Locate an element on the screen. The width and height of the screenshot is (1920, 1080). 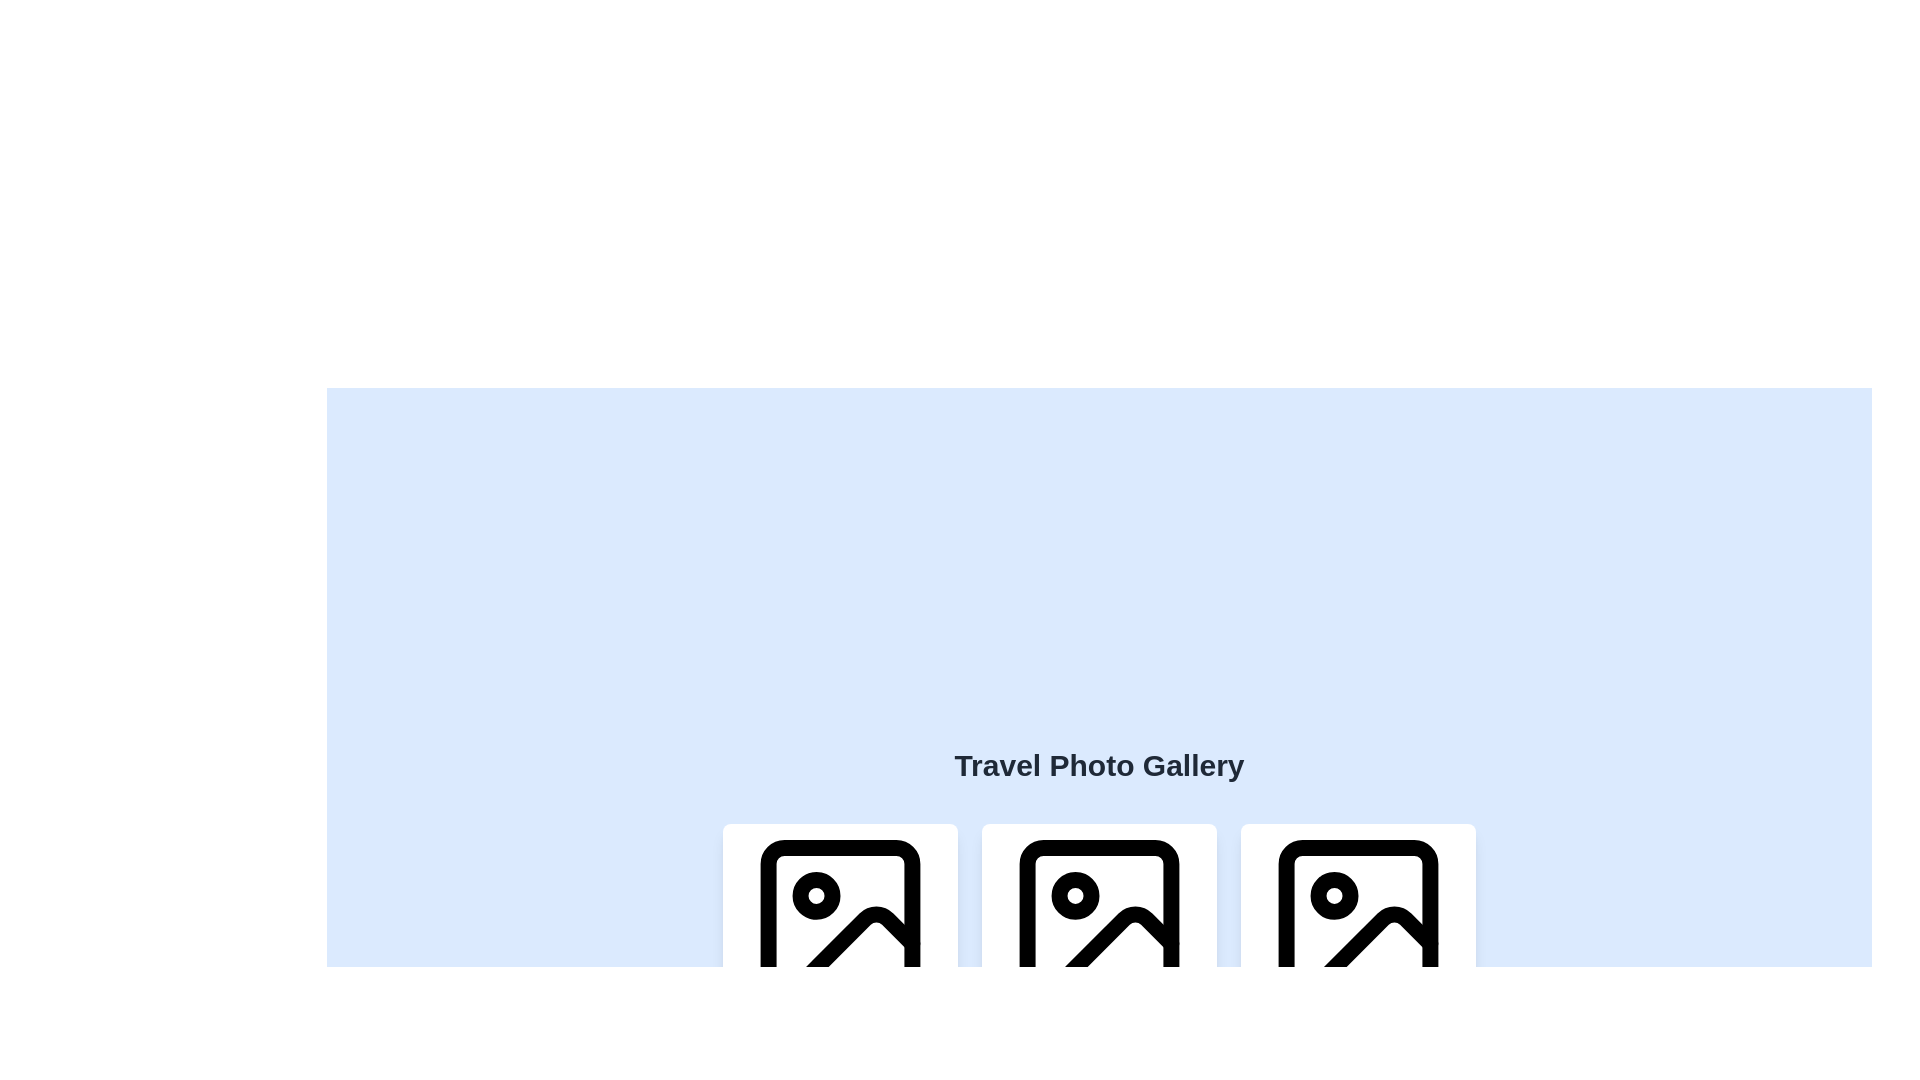
the leftmost image icon, which is a black outlined rectangle with rounded corners, containing a circle and a diagonal line, located beneath the 'Travel Photo Gallery' heading is located at coordinates (840, 920).